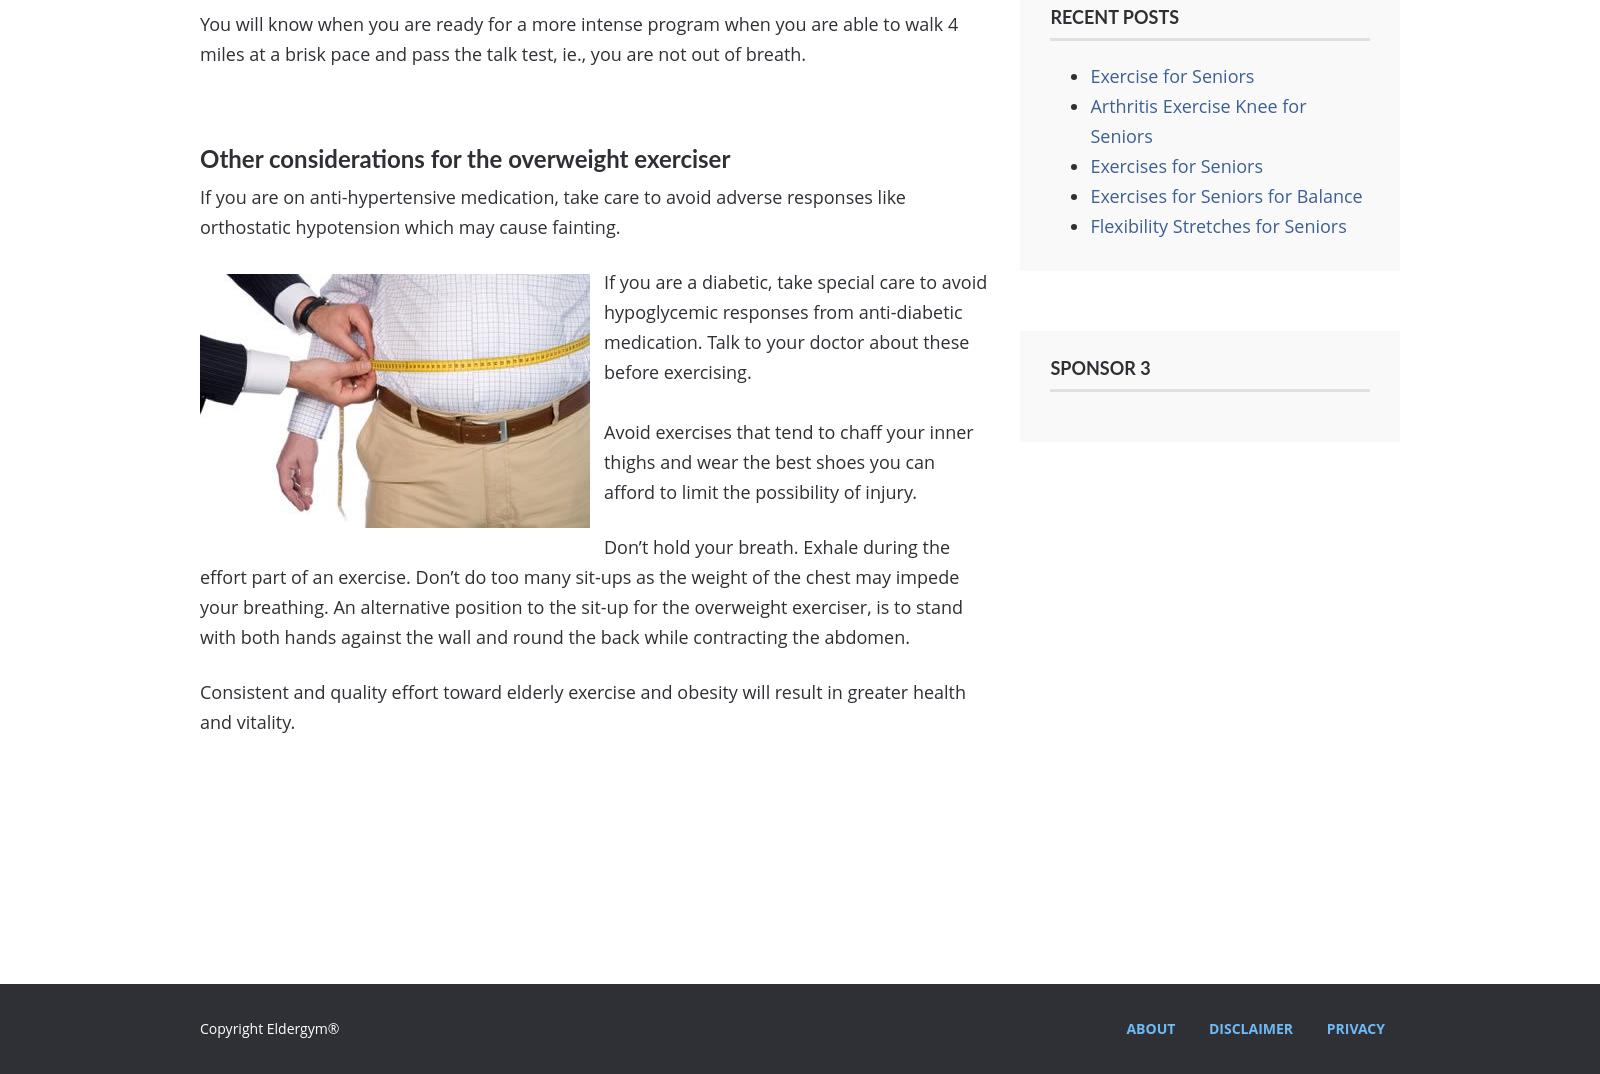 This screenshot has height=1074, width=1600. Describe the element at coordinates (795, 326) in the screenshot. I see `'If you are a diabetic, take special care to avoid hypoglycemic responses from anti-diabetic medication. Talk to your doctor about these before exercising.'` at that location.